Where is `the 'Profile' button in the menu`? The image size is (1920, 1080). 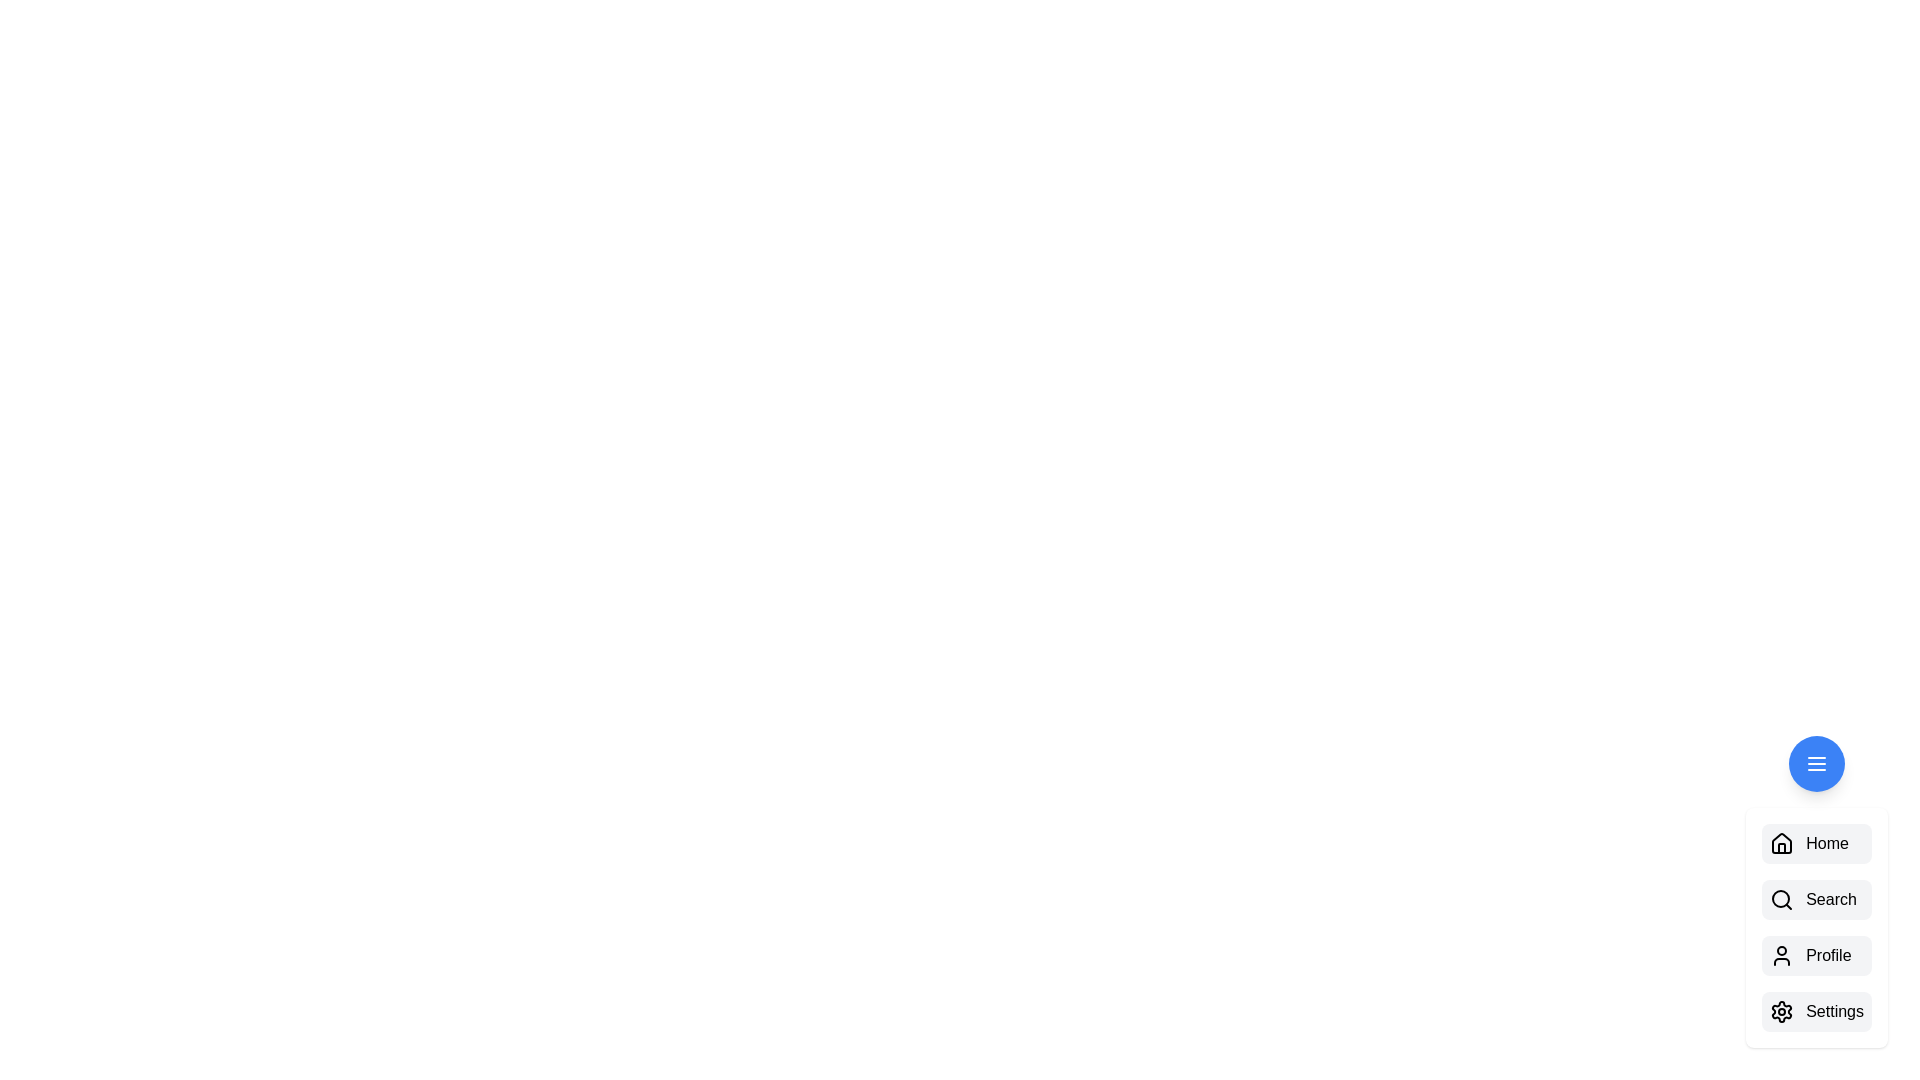 the 'Profile' button in the menu is located at coordinates (1817, 955).